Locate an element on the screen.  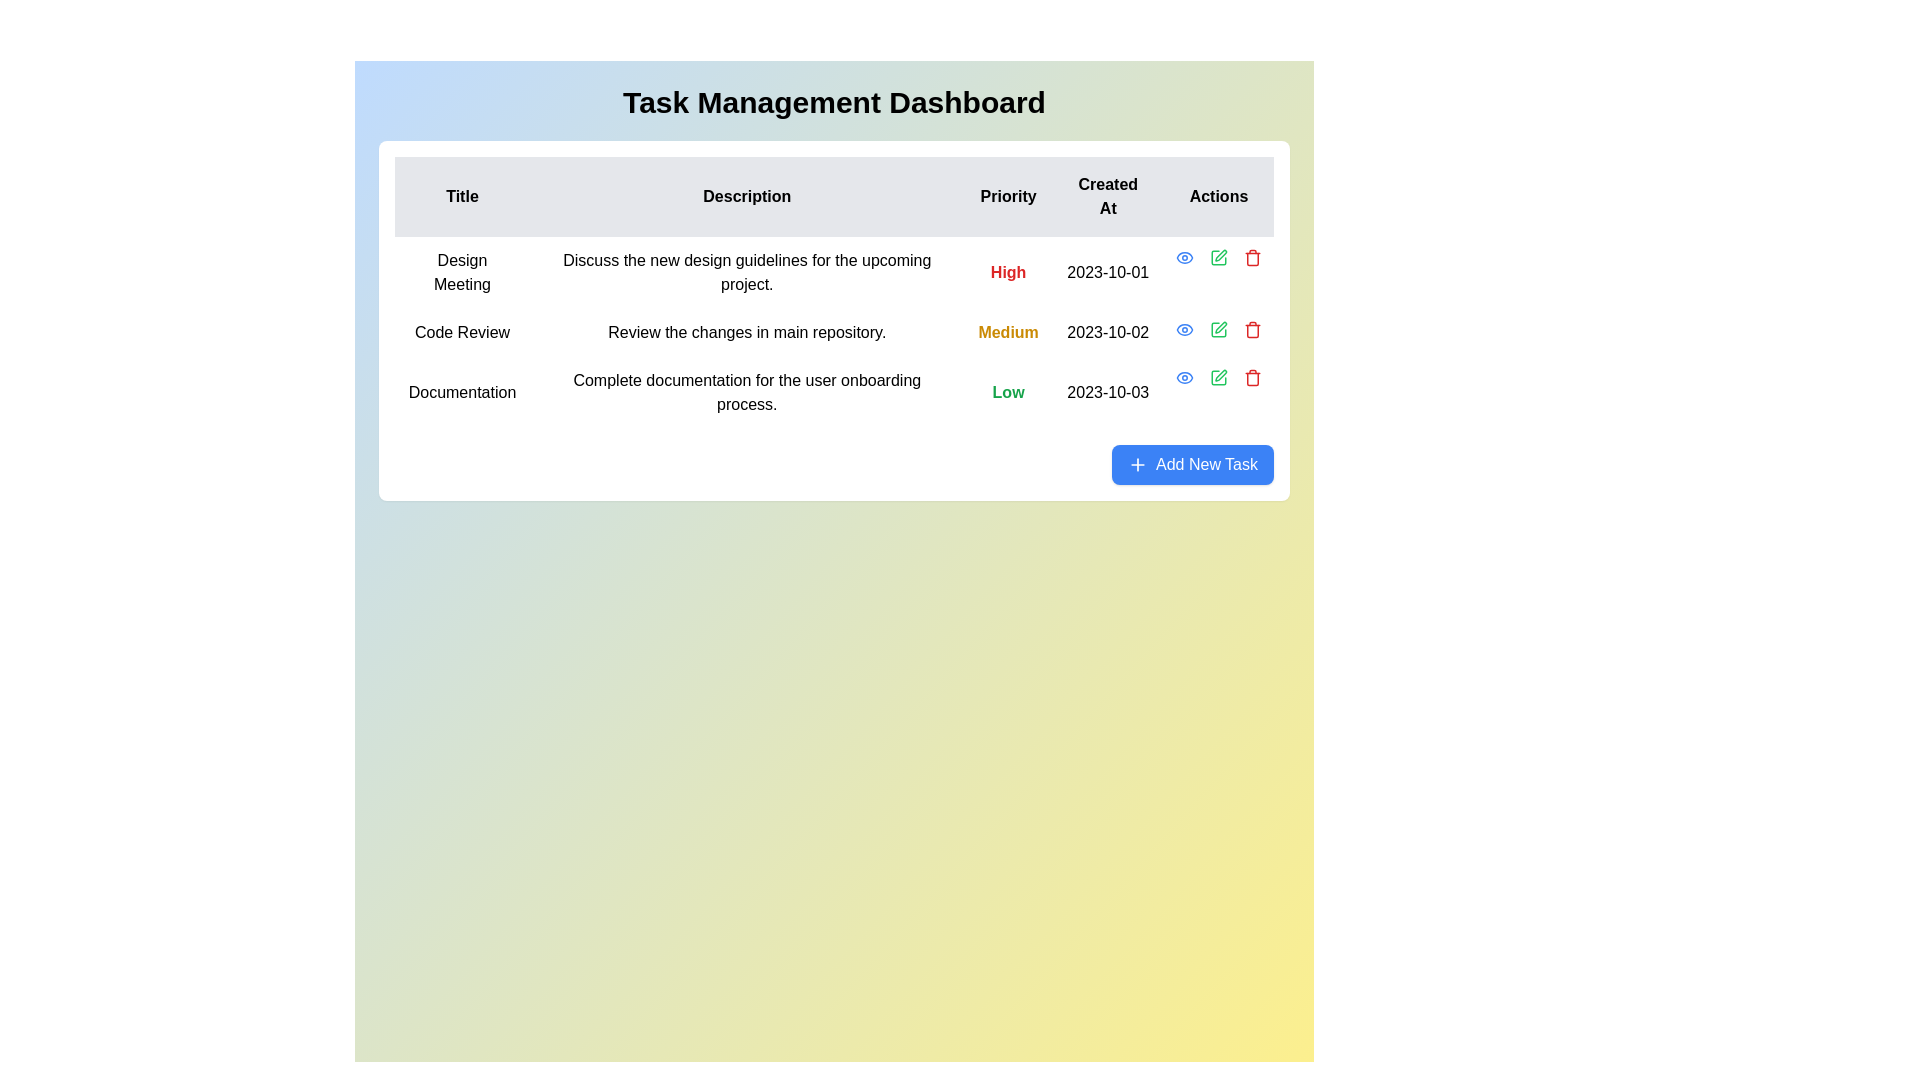
the icon button resembling a pen in the 'Actions' column for the 'Code Review' task is located at coordinates (1220, 326).